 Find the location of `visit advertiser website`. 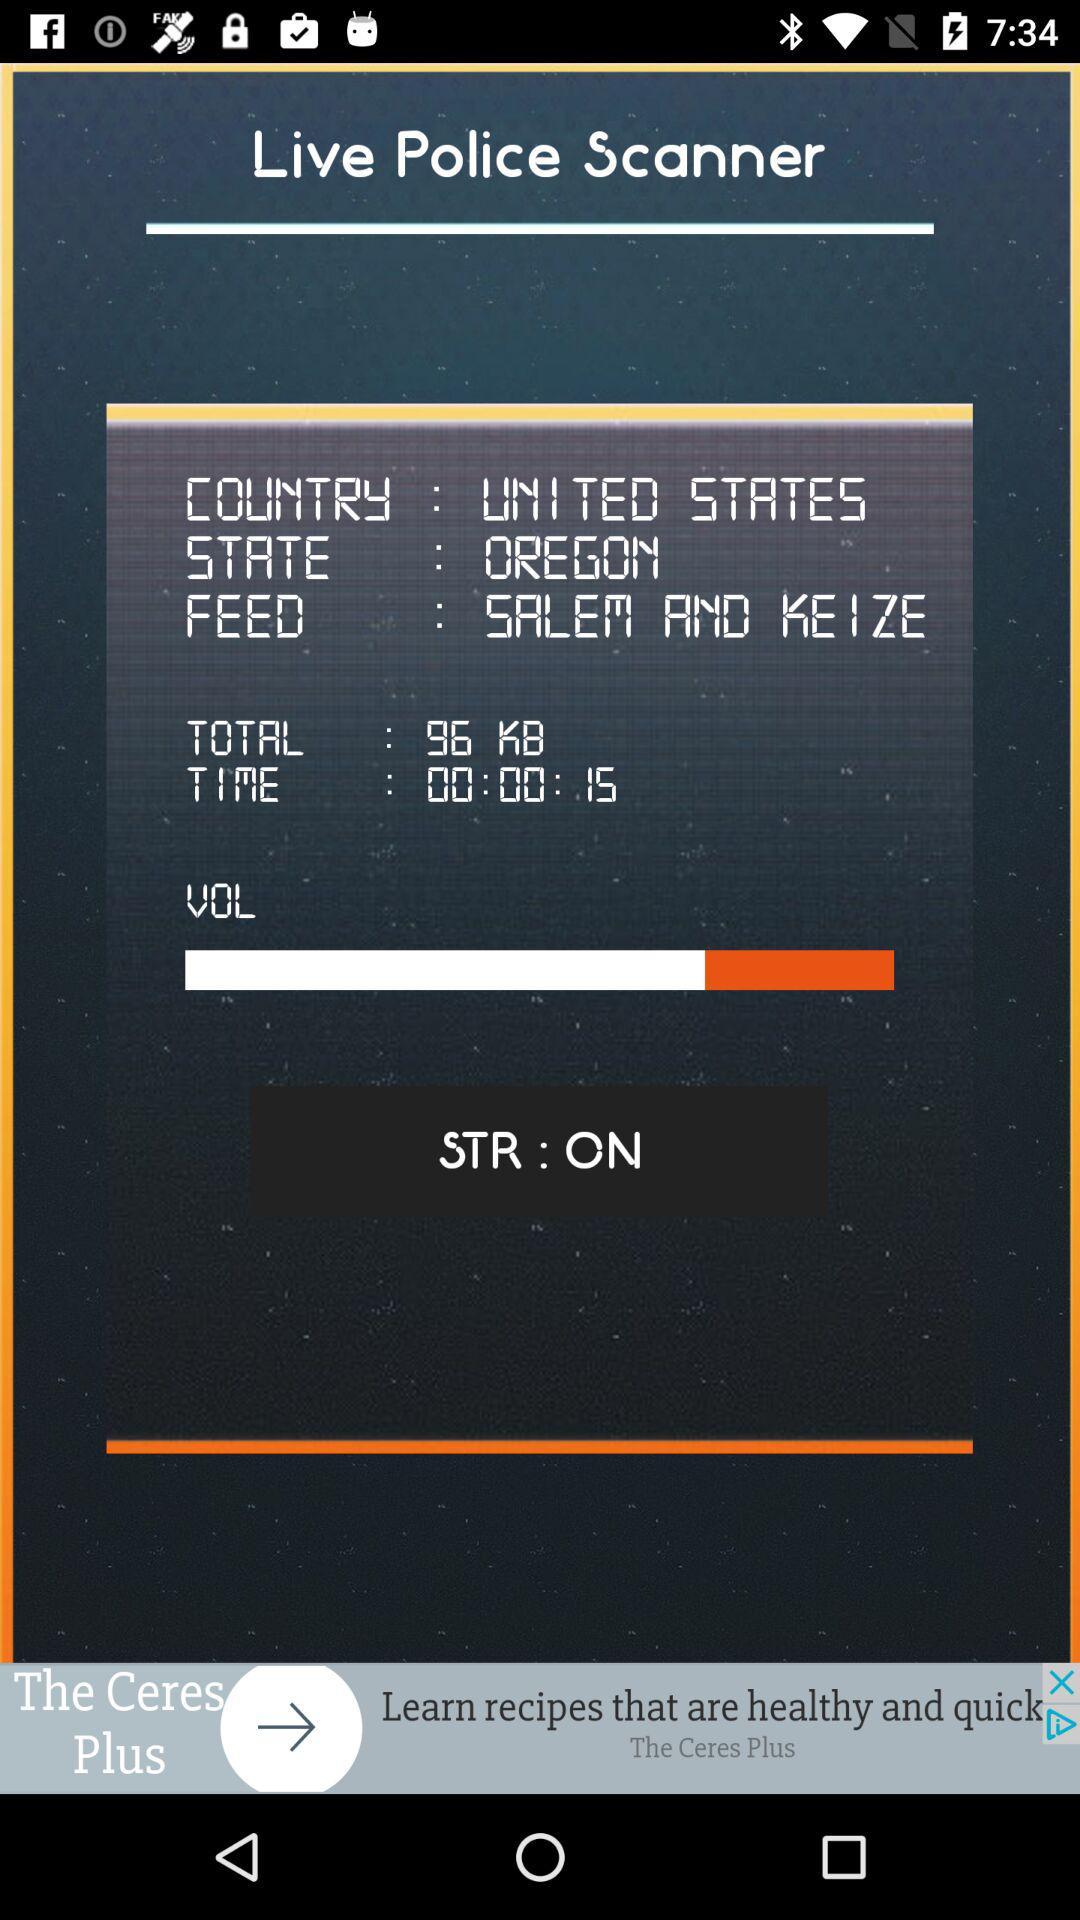

visit advertiser website is located at coordinates (540, 1727).